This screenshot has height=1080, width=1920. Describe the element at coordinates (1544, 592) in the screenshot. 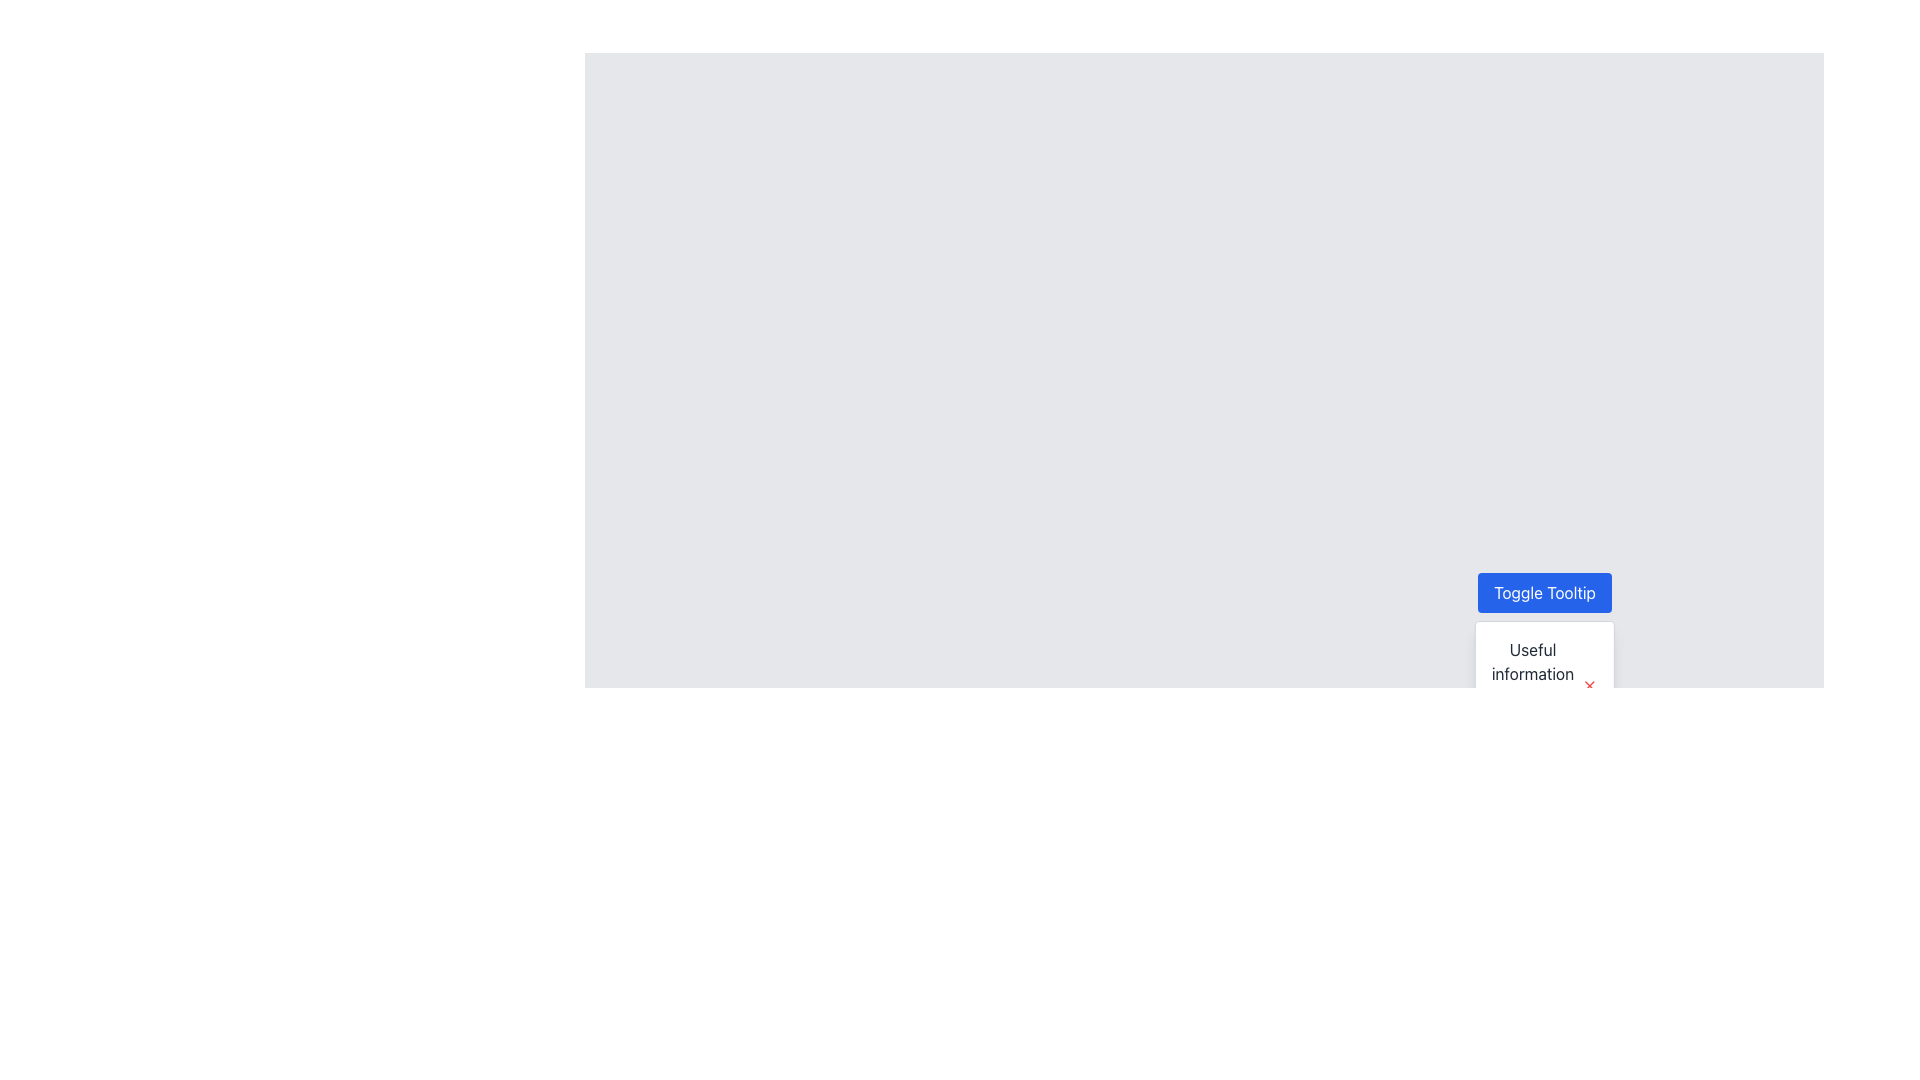

I see `the toggle button located at the center of the tooltip component` at that location.